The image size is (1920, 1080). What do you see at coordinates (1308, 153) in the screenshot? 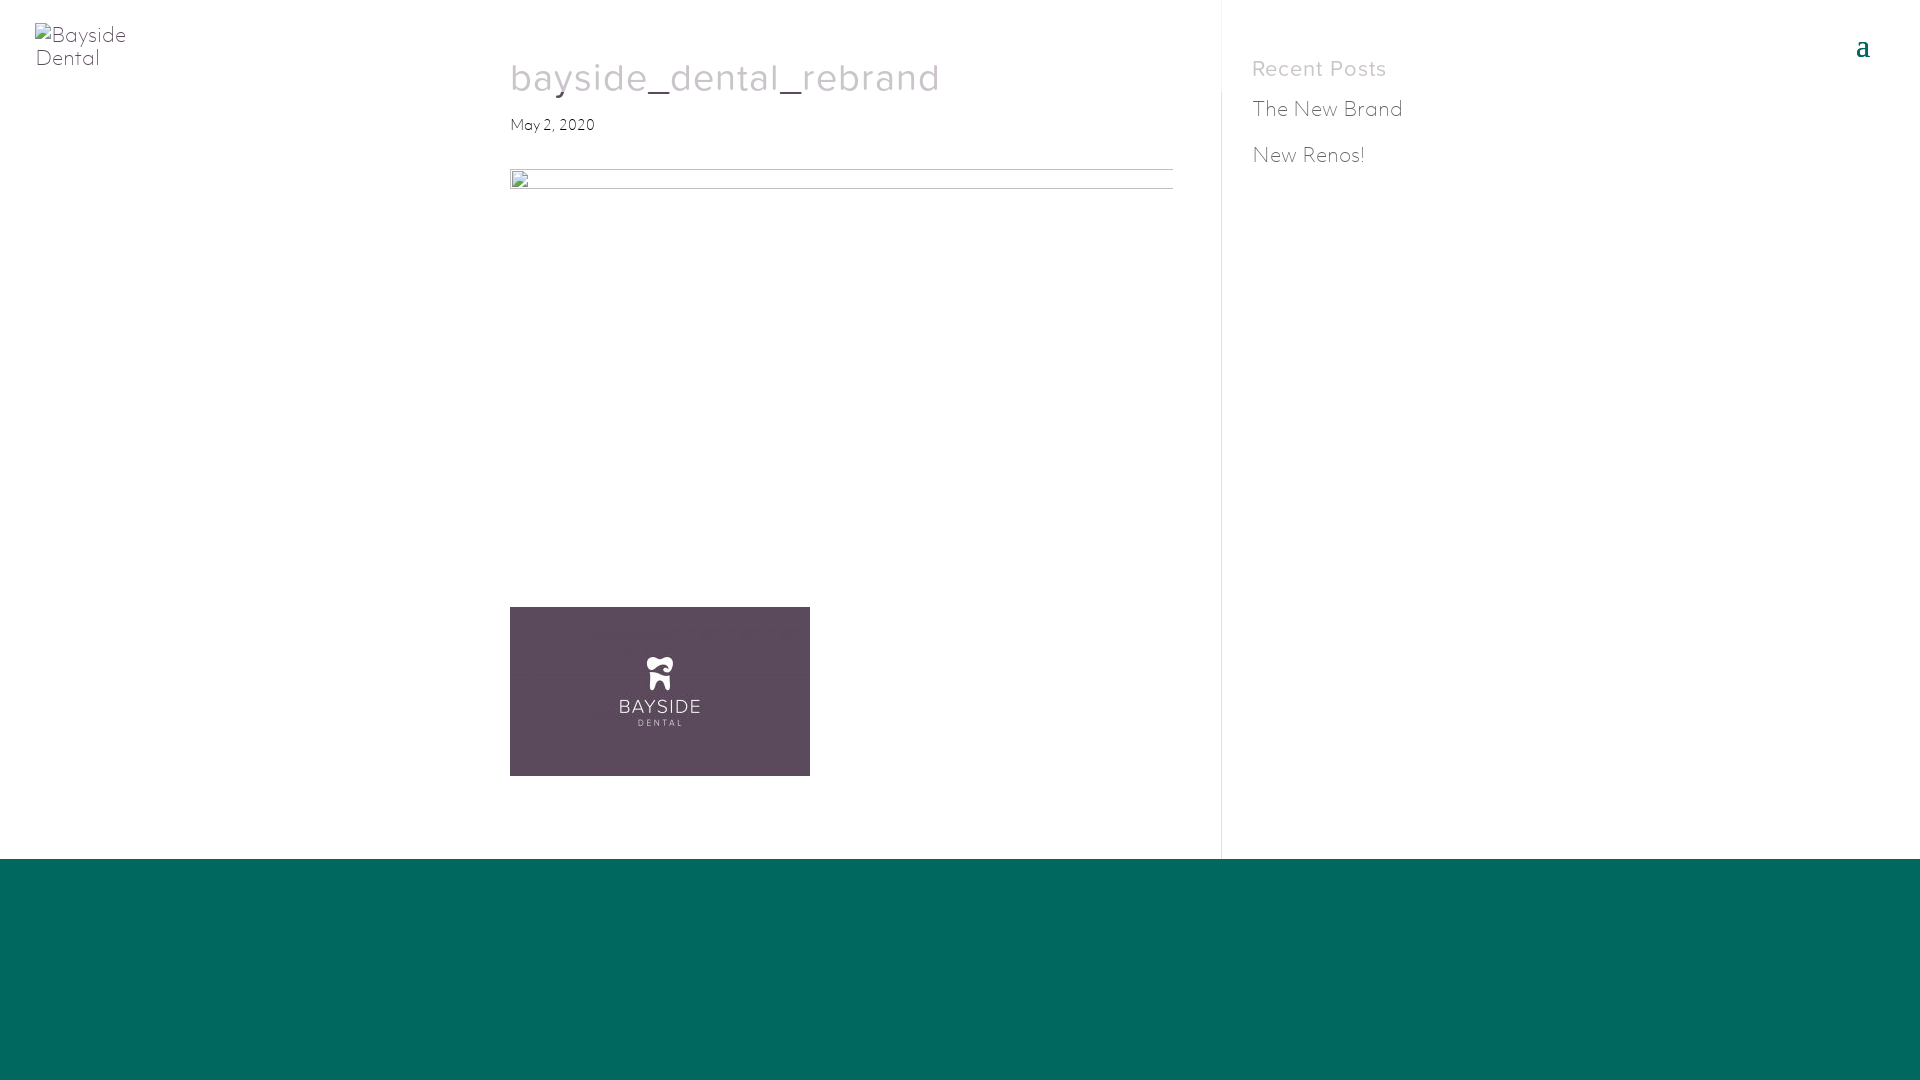
I see `'New Renos!'` at bounding box center [1308, 153].